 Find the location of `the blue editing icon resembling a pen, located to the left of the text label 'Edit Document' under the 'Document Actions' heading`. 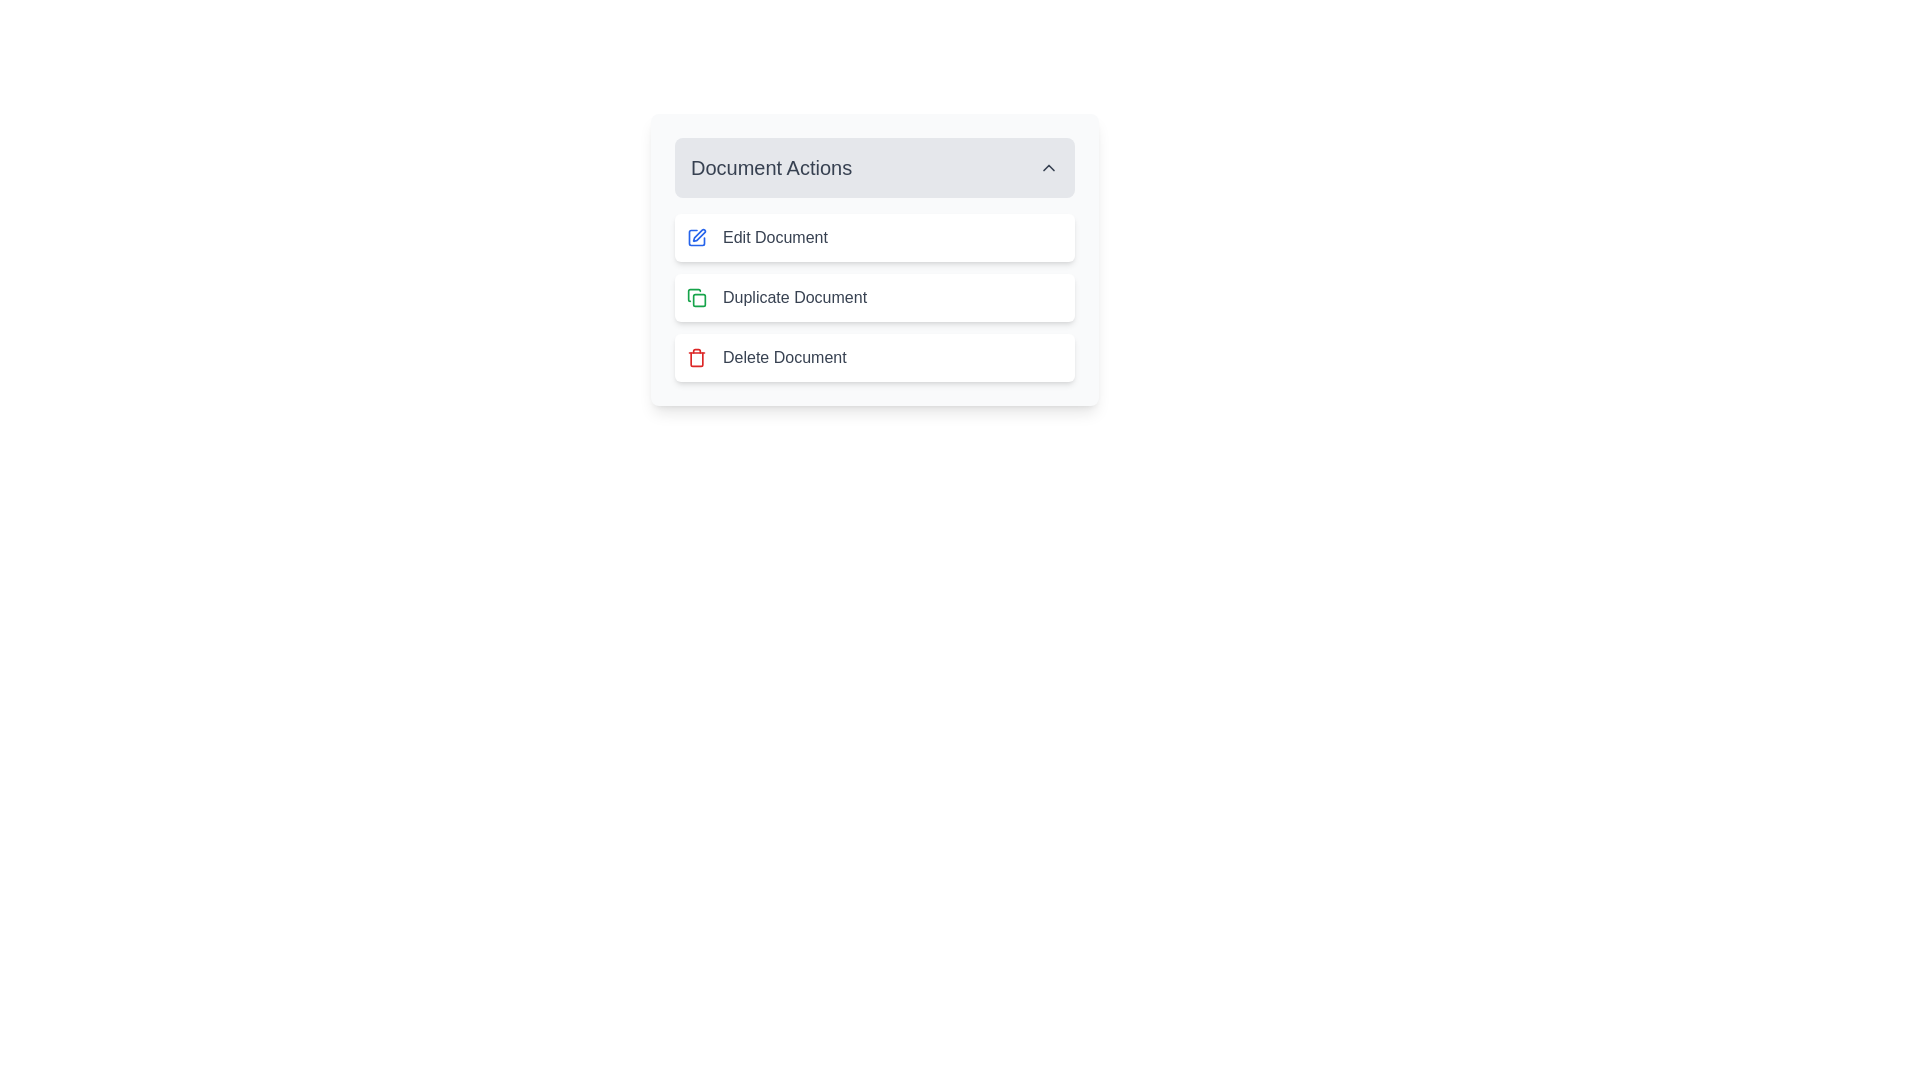

the blue editing icon resembling a pen, located to the left of the text label 'Edit Document' under the 'Document Actions' heading is located at coordinates (696, 237).